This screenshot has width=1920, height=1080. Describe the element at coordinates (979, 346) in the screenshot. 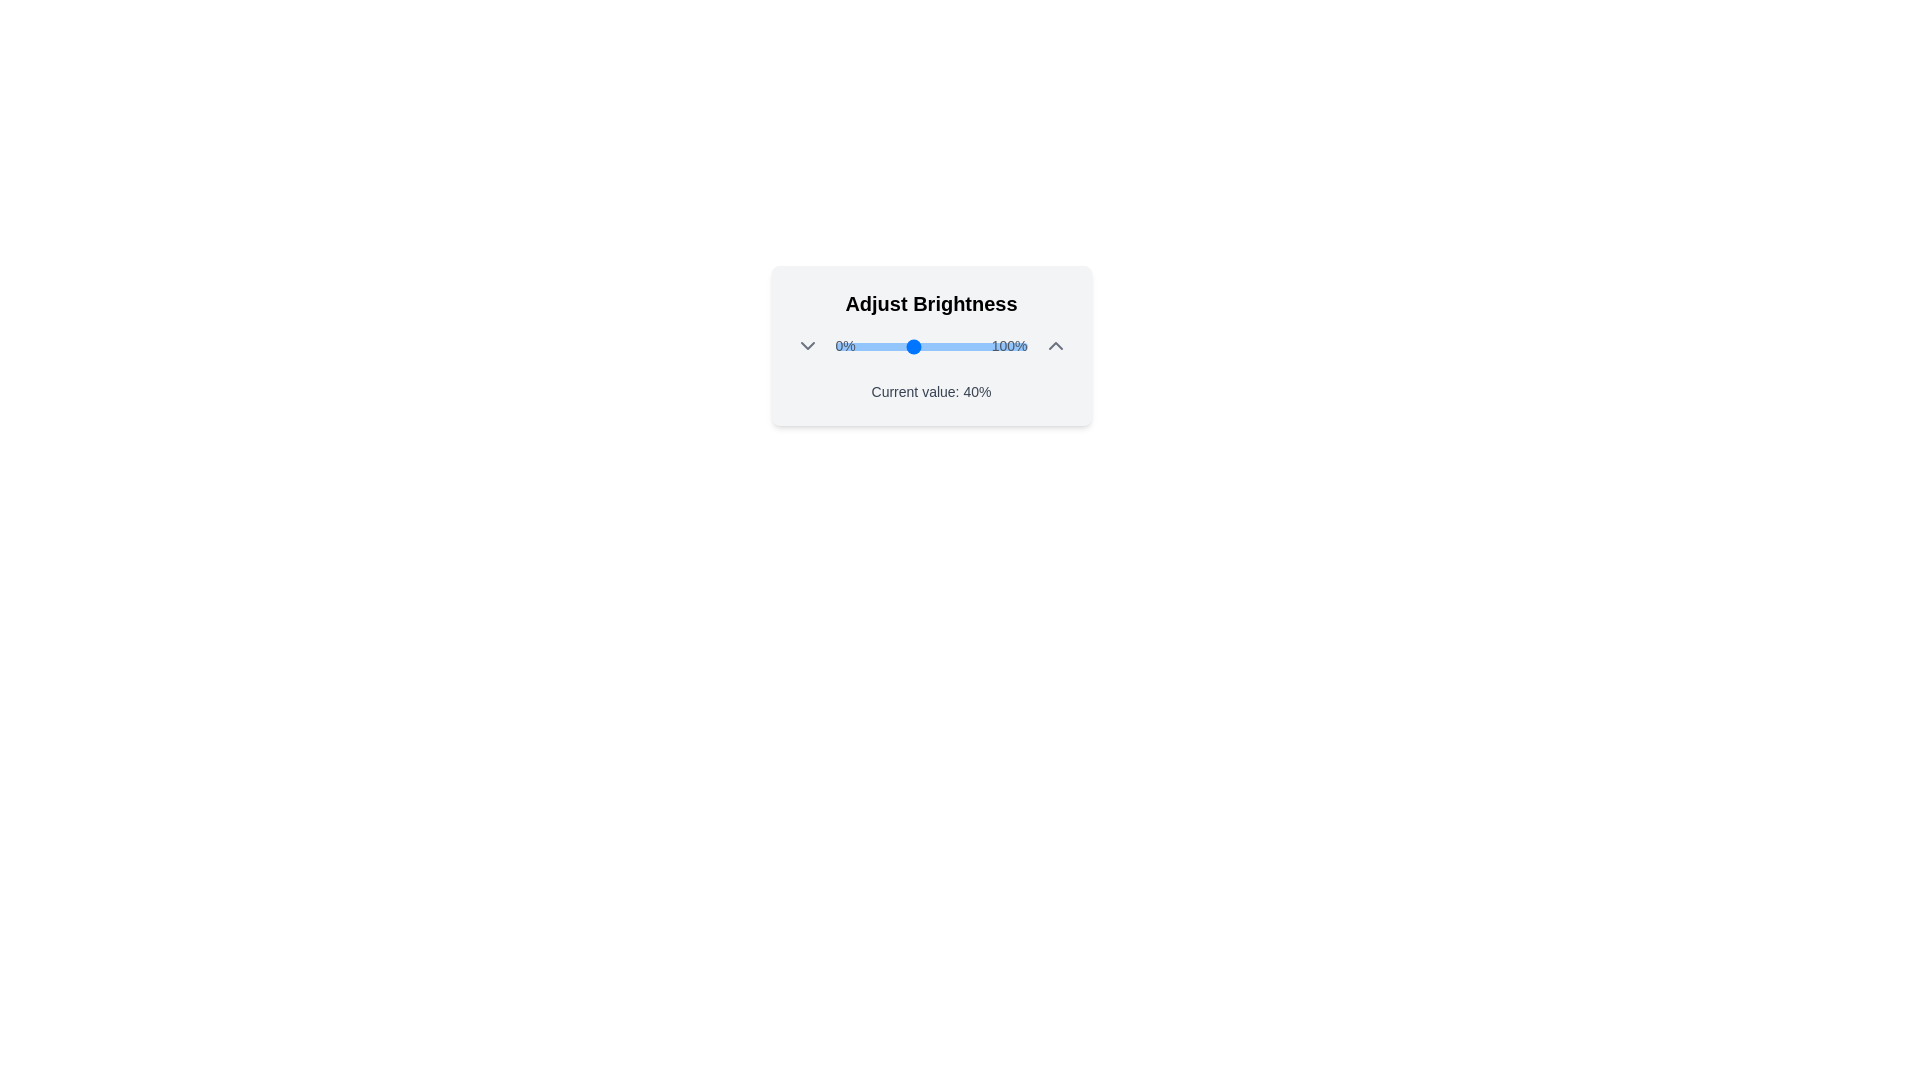

I see `brightness` at that location.